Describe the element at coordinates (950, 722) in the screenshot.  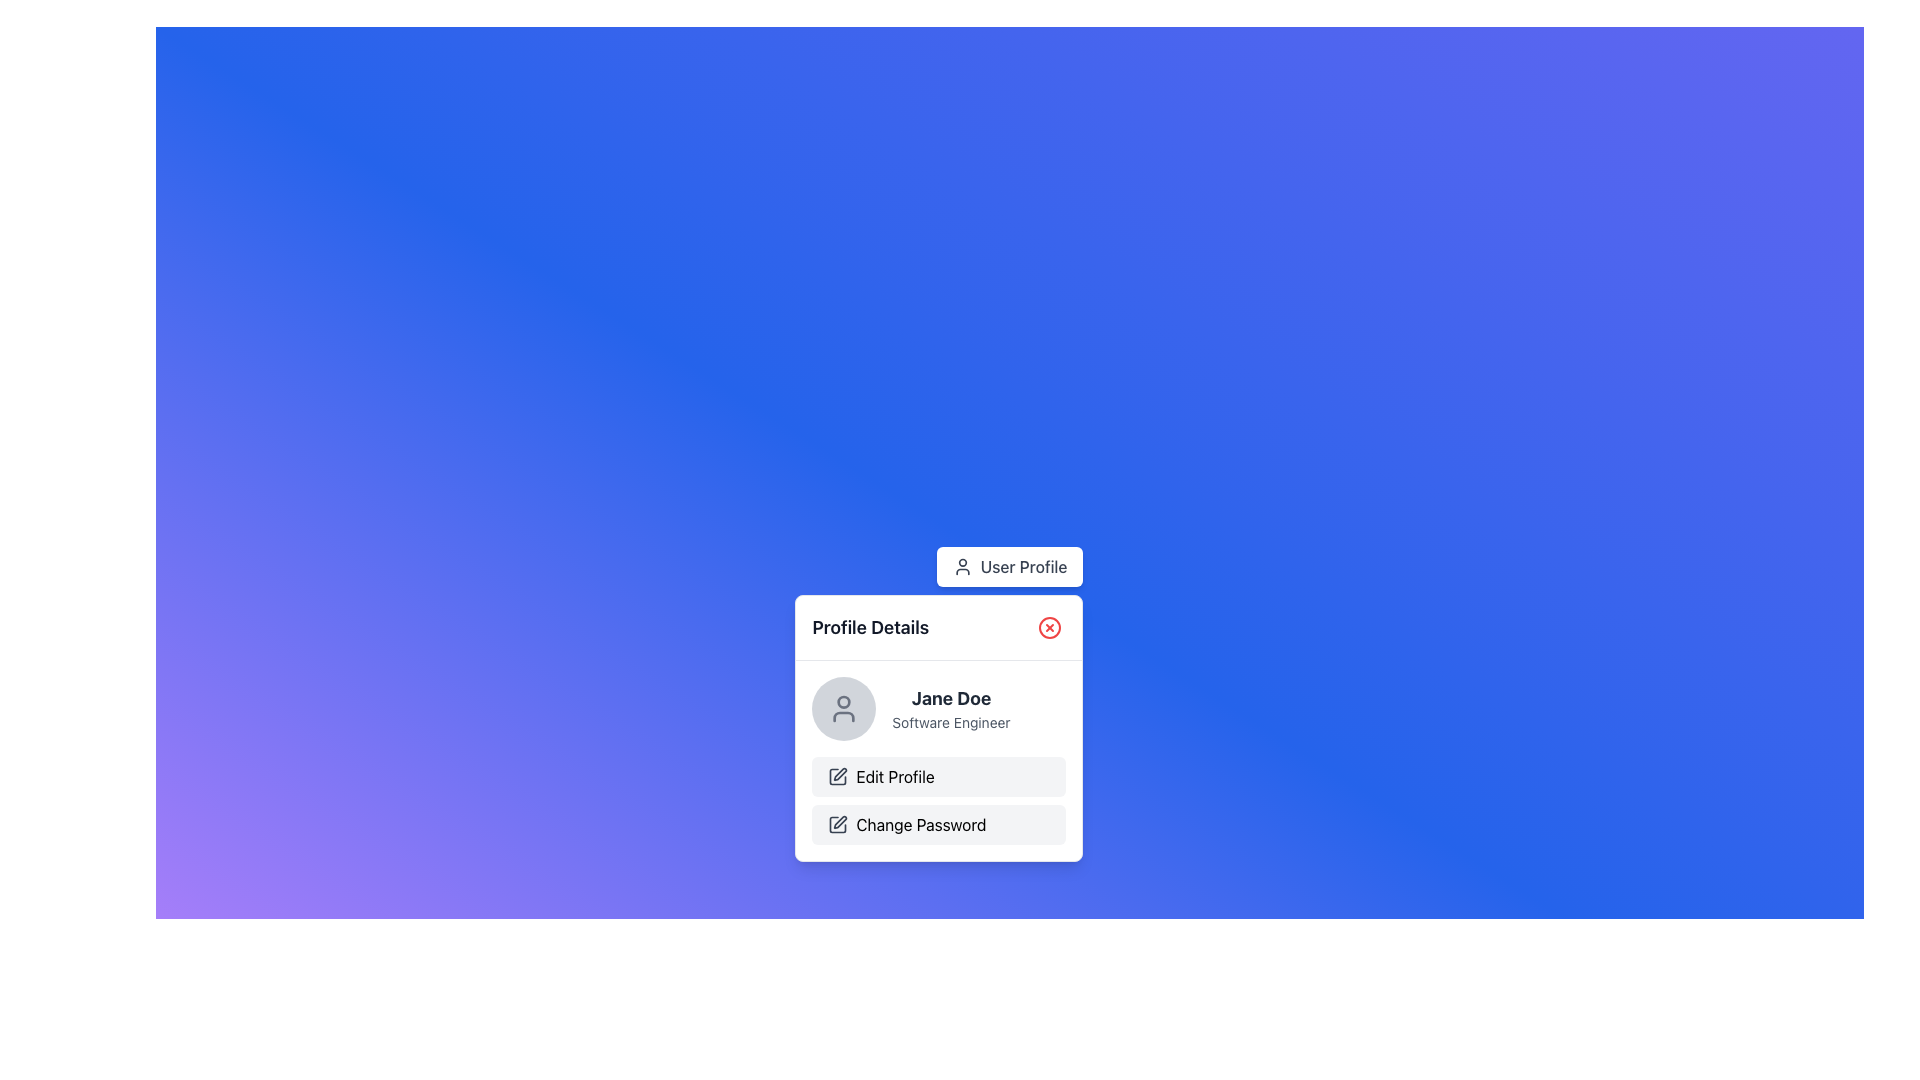
I see `the static text label that reads 'Software Engineer', which is positioned directly below 'Jane Doe' in the 'Profile Details' section of the user profile box` at that location.